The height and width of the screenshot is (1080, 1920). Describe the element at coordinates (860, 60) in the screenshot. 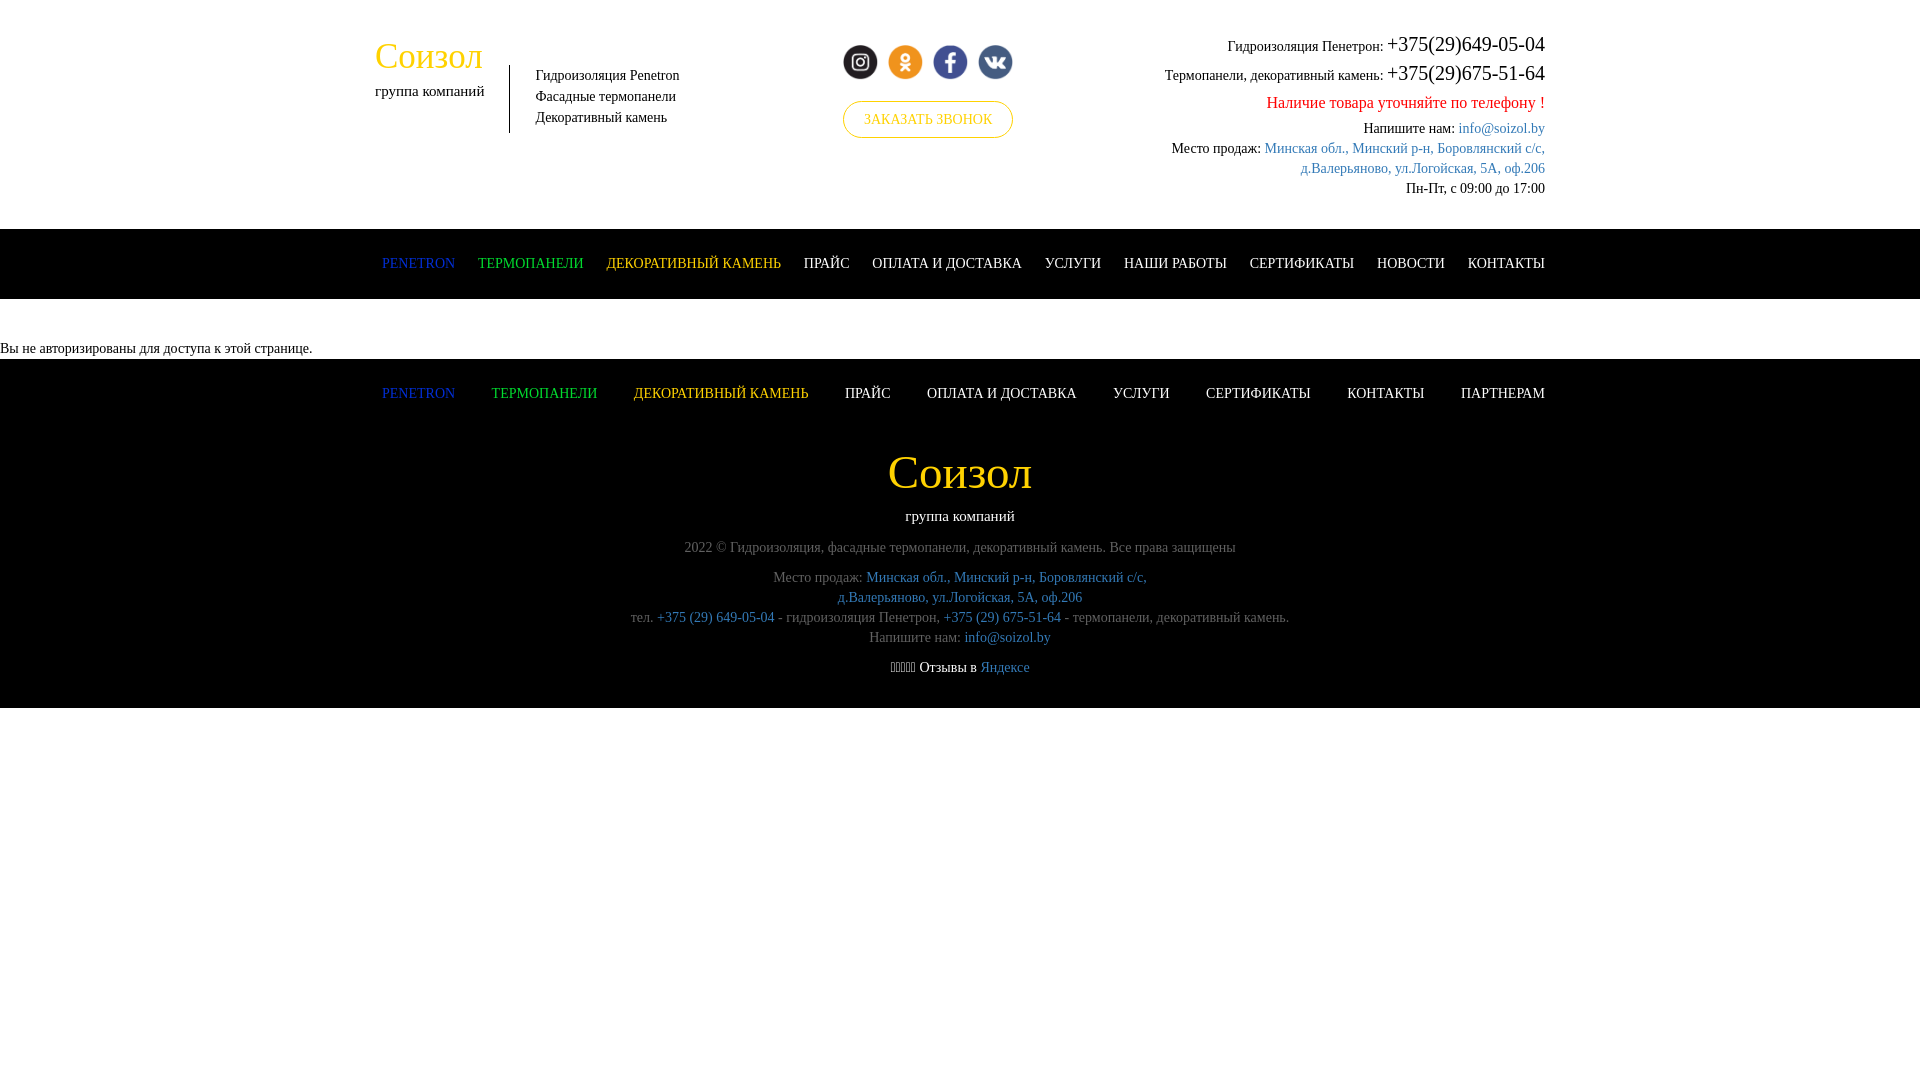

I see `'Instagram'` at that location.